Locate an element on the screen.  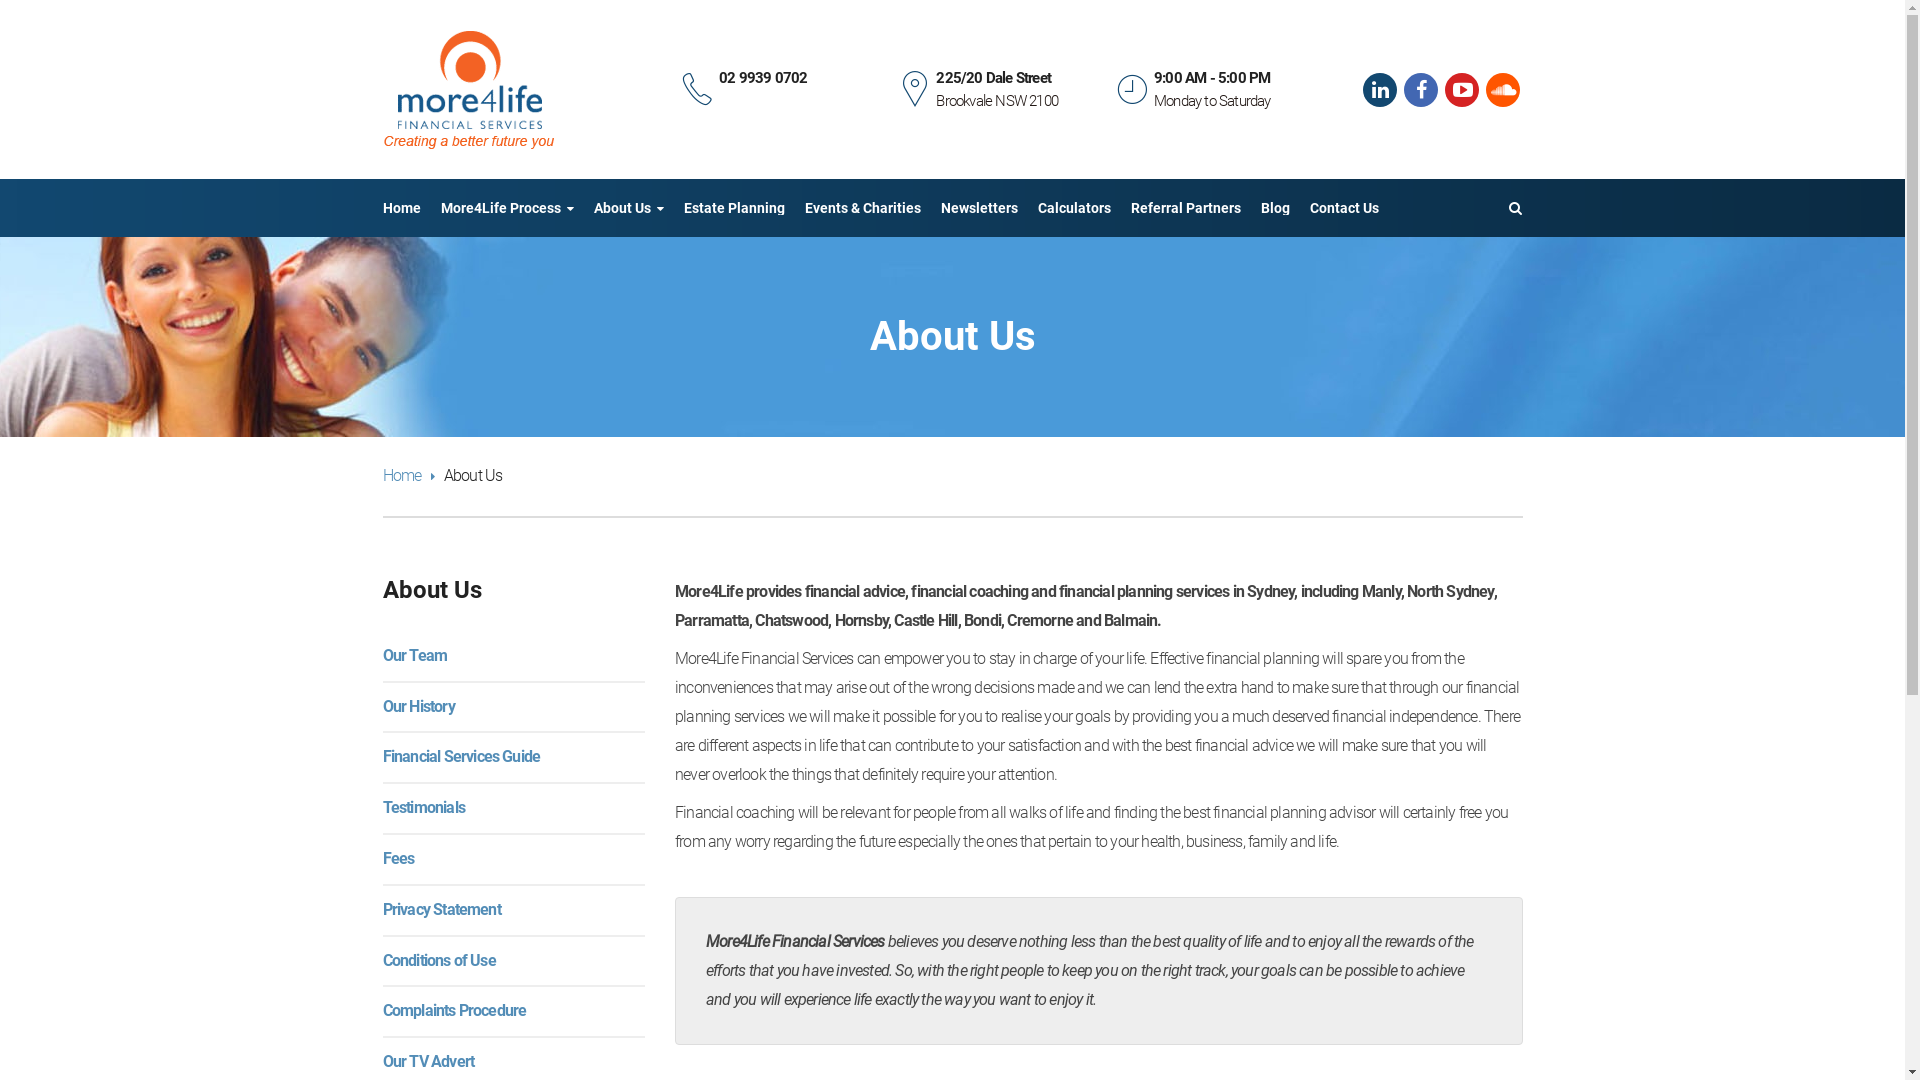
'More4Life Process' is located at coordinates (506, 208).